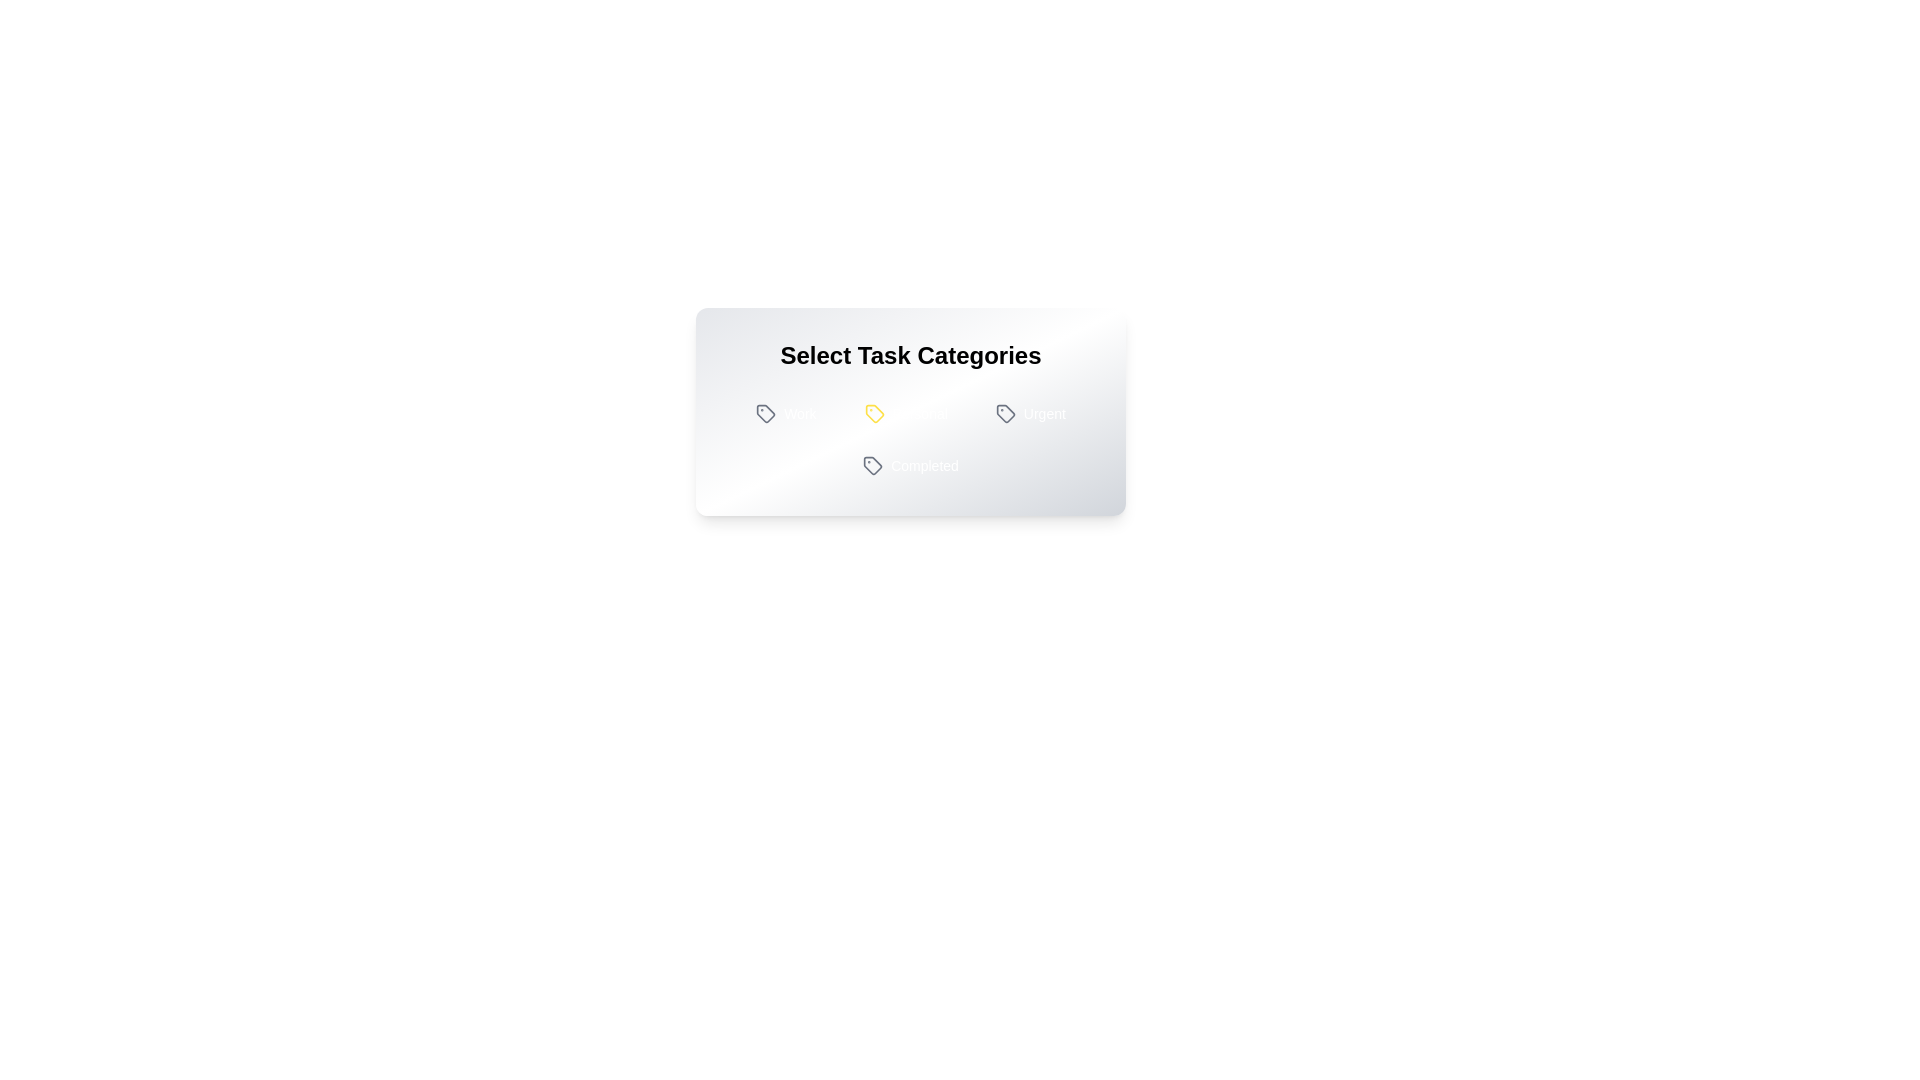 Image resolution: width=1920 pixels, height=1080 pixels. What do you see at coordinates (905, 412) in the screenshot?
I see `the category chip labeled Personal` at bounding box center [905, 412].